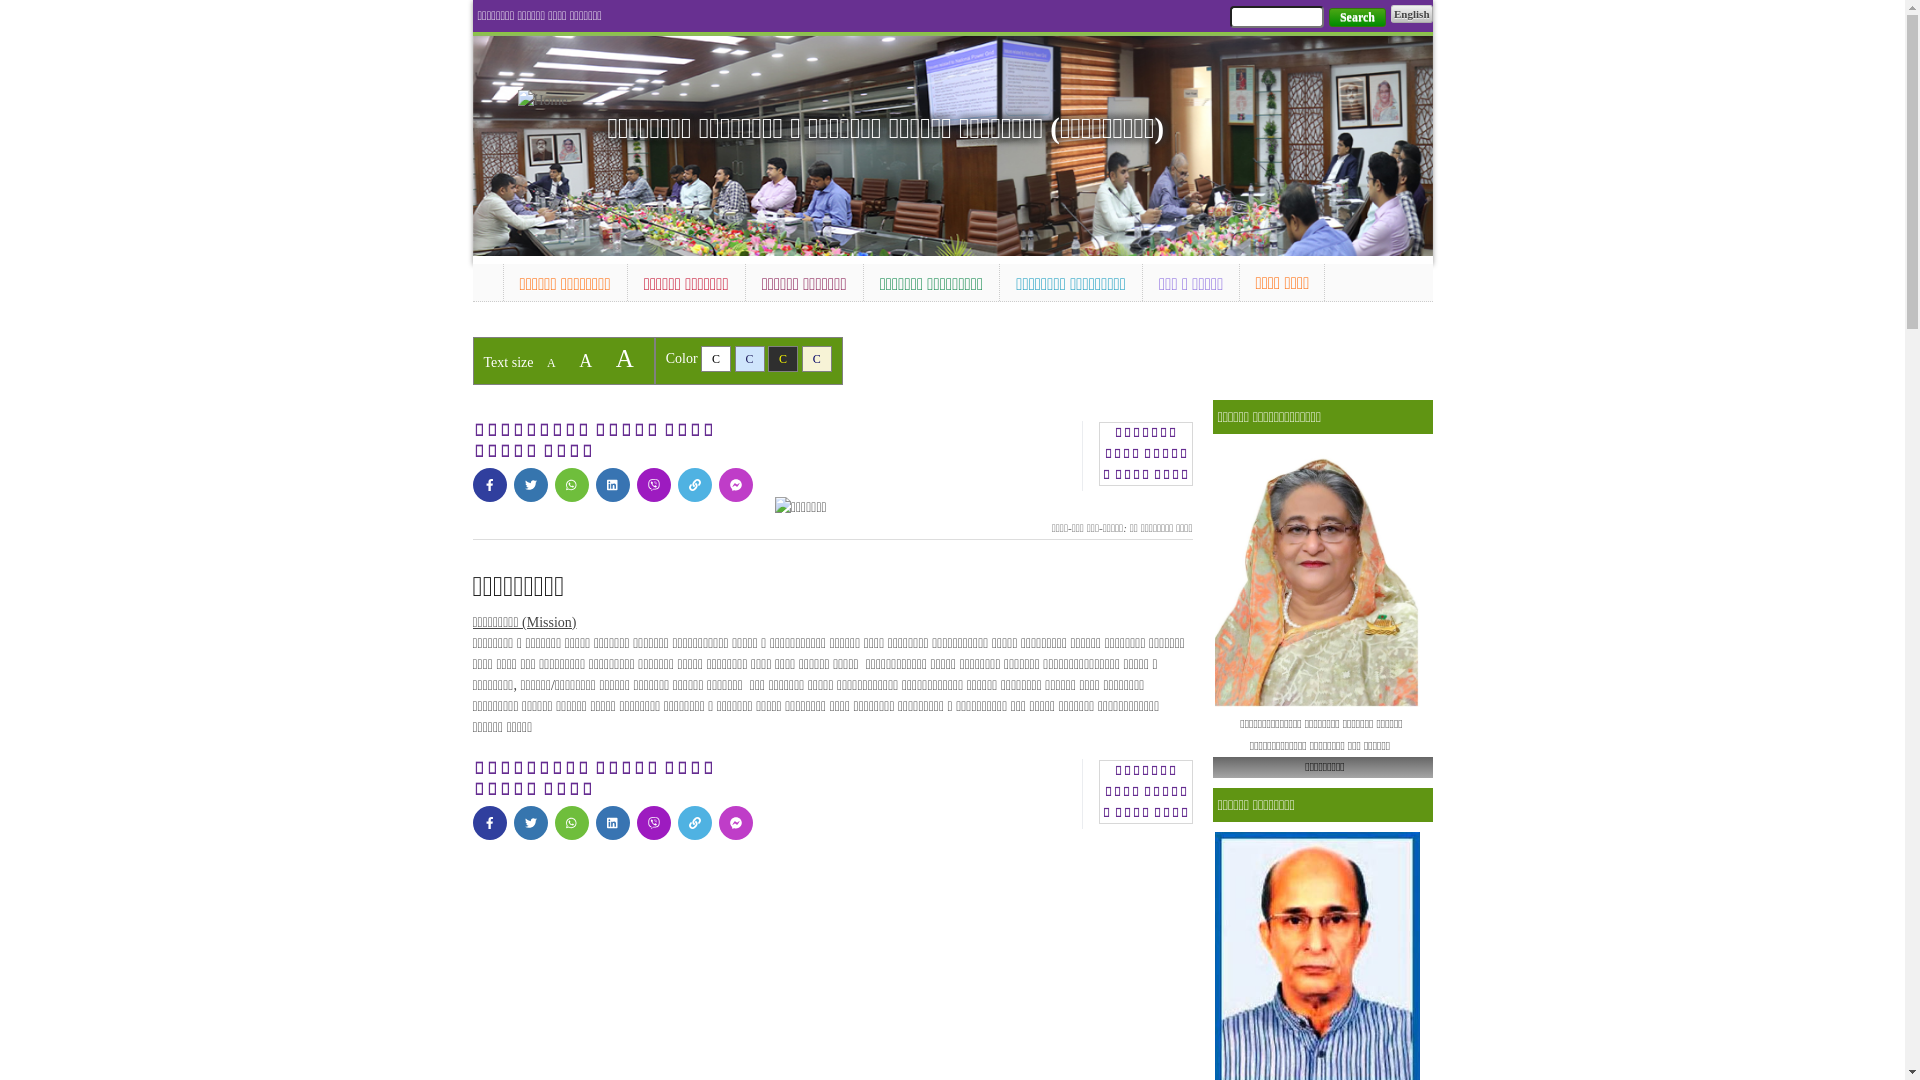  Describe the element at coordinates (1329, 17) in the screenshot. I see `'Search'` at that location.